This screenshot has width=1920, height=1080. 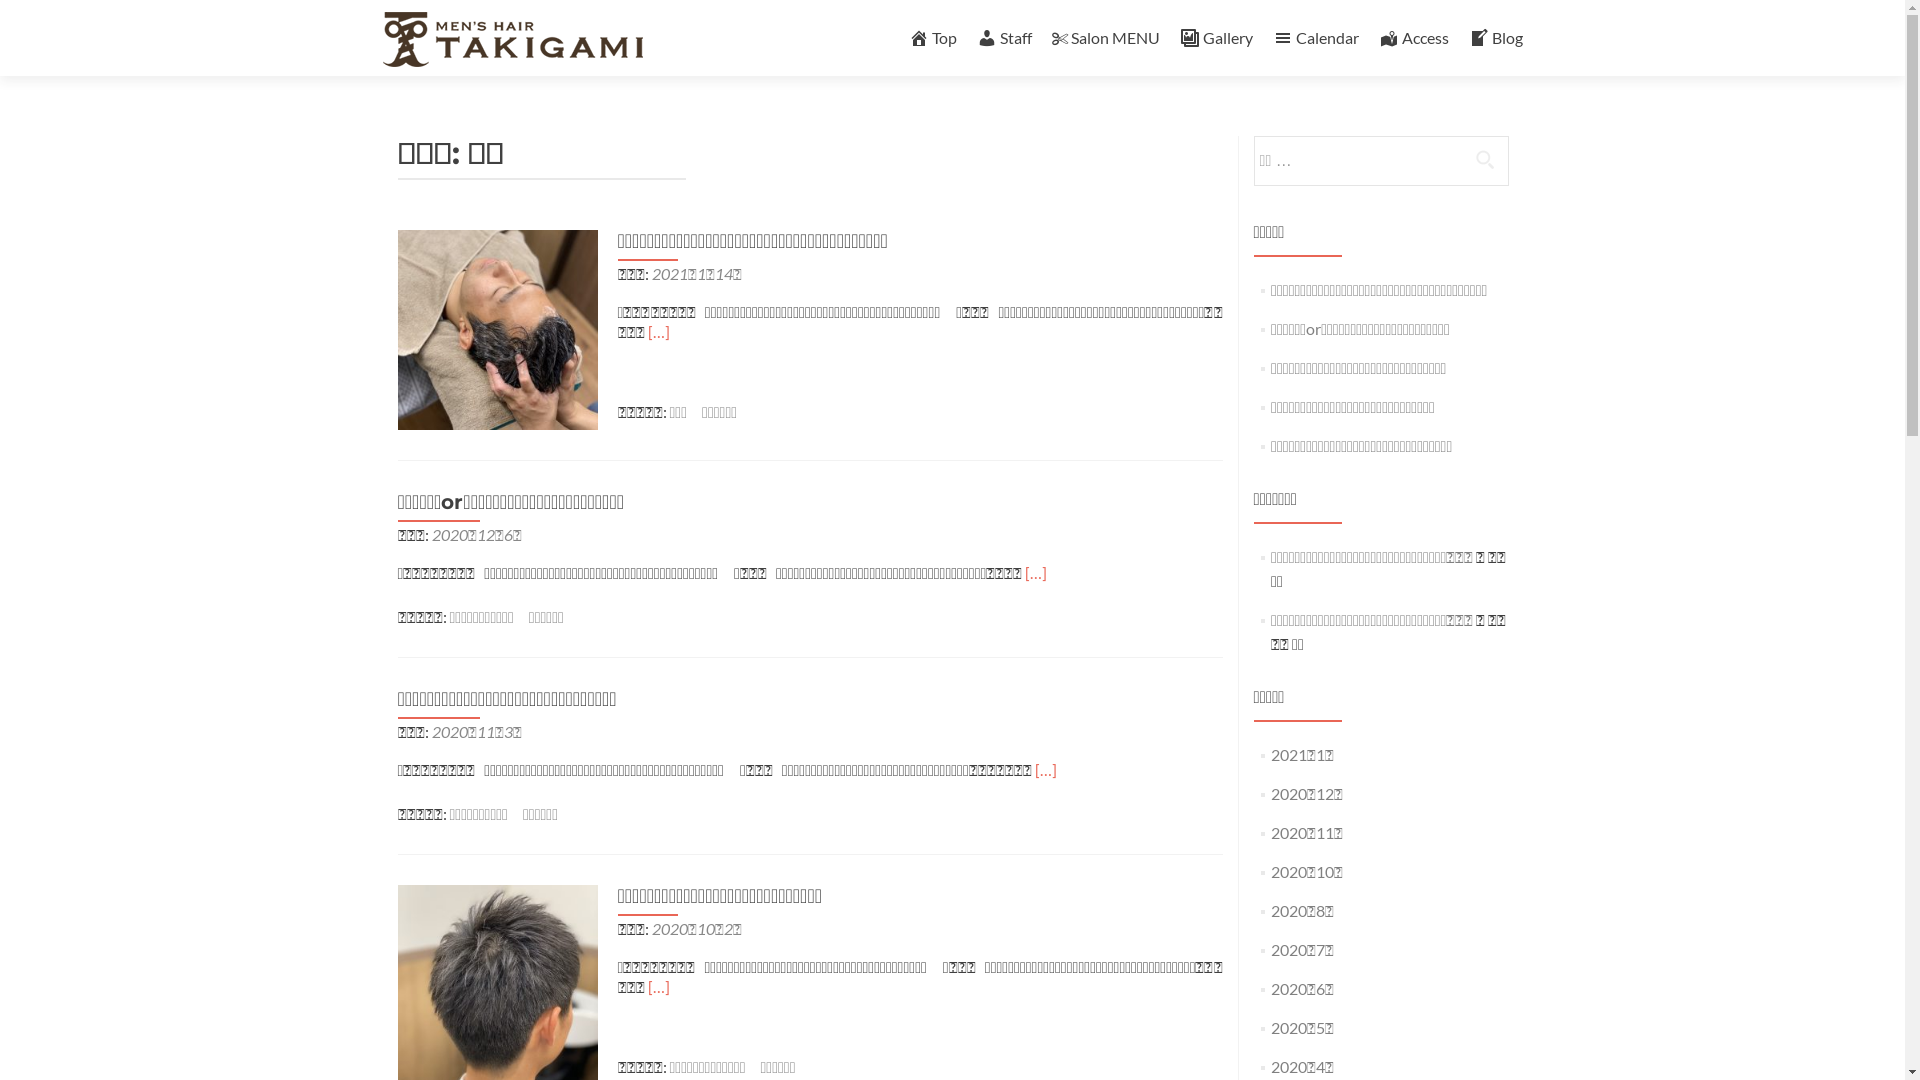 What do you see at coordinates (1411, 37) in the screenshot?
I see `'Access'` at bounding box center [1411, 37].